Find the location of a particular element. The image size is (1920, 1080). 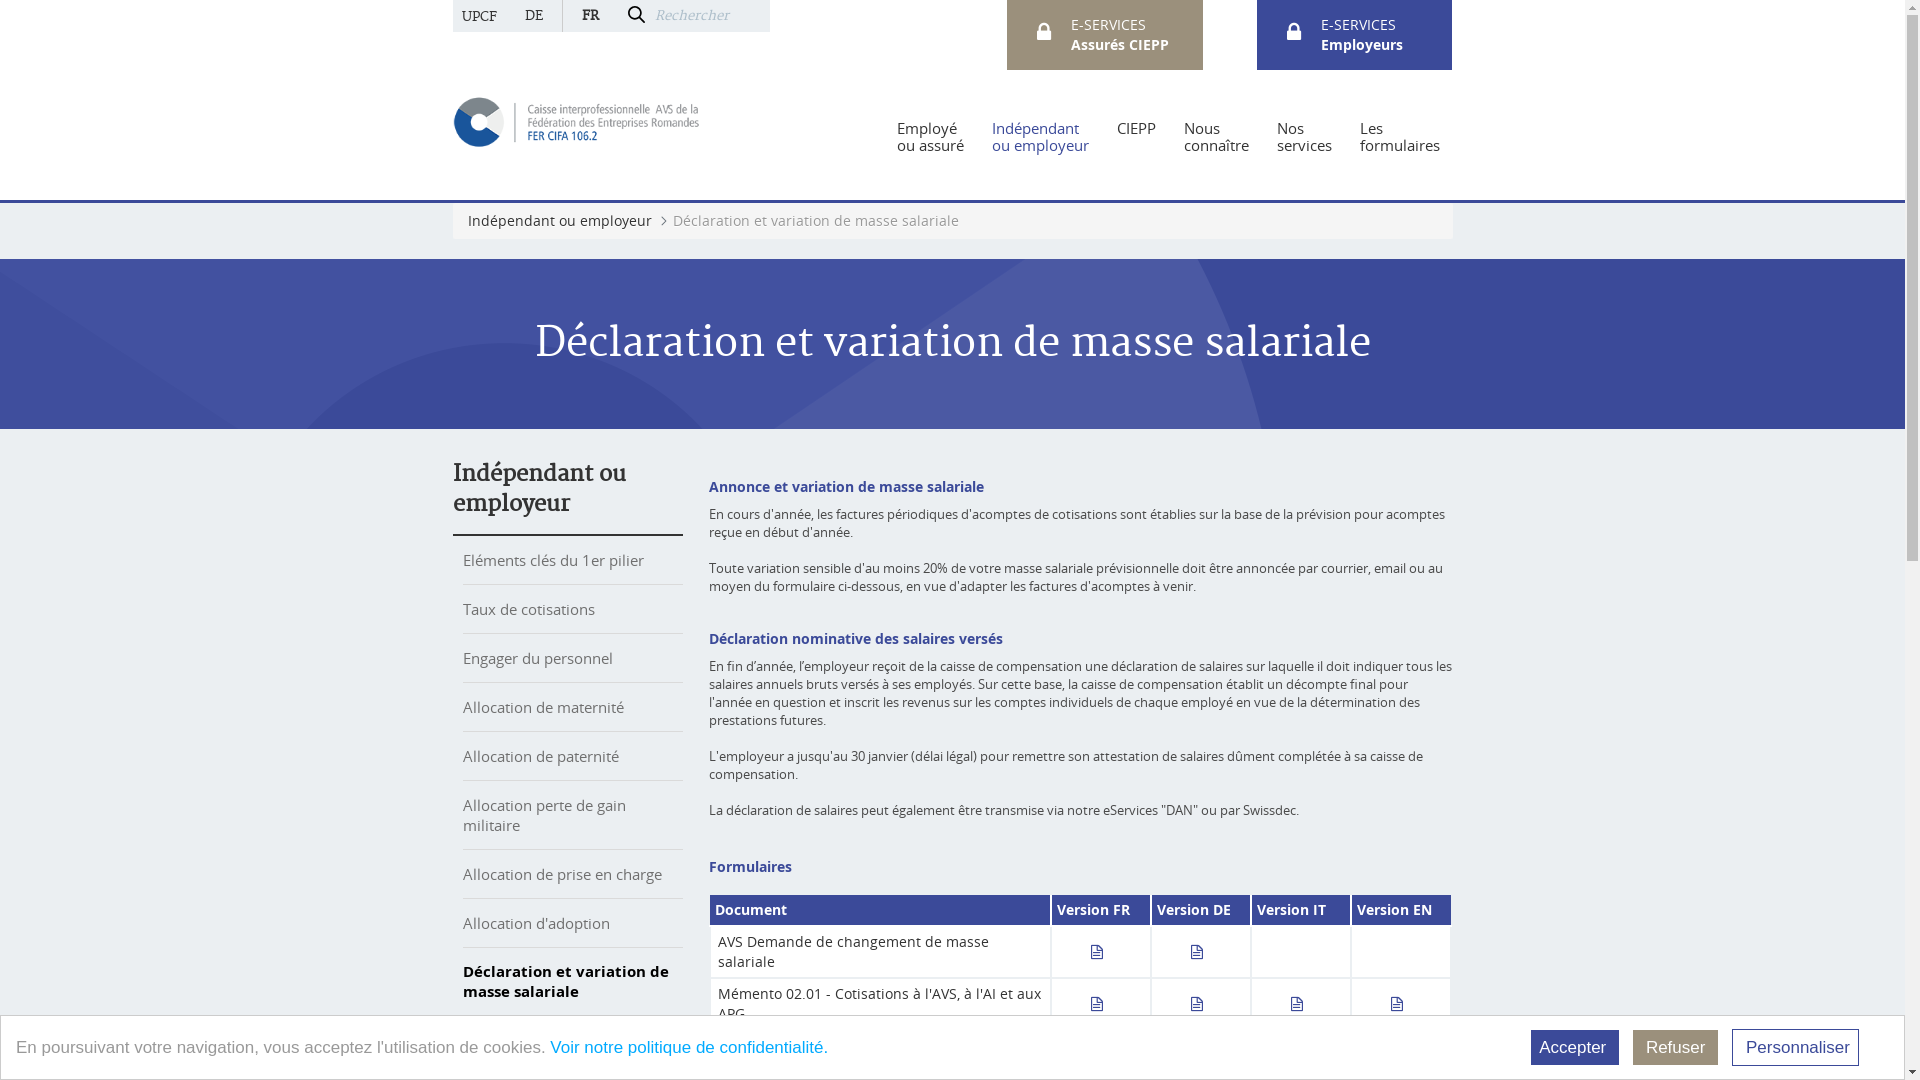

'Allocation de prise en charge' is located at coordinates (560, 873).